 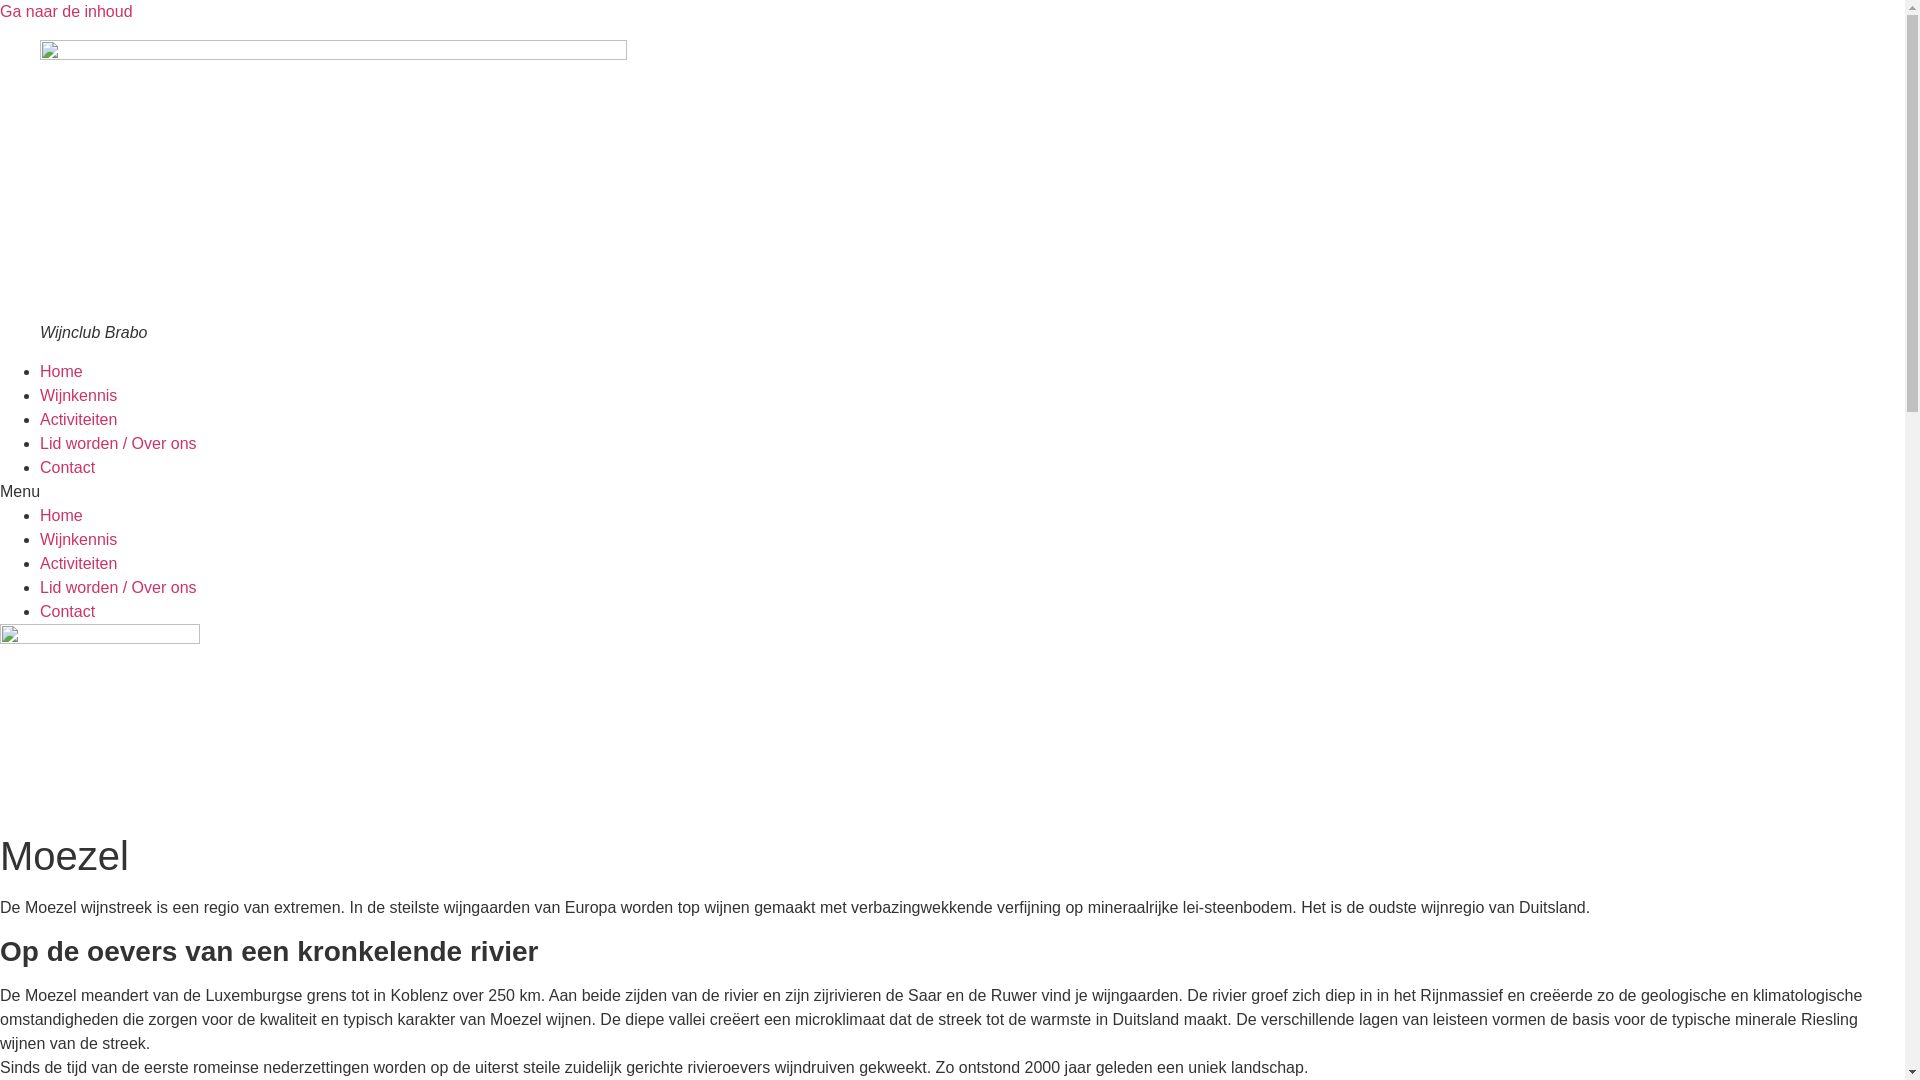 What do you see at coordinates (67, 467) in the screenshot?
I see `'Contact'` at bounding box center [67, 467].